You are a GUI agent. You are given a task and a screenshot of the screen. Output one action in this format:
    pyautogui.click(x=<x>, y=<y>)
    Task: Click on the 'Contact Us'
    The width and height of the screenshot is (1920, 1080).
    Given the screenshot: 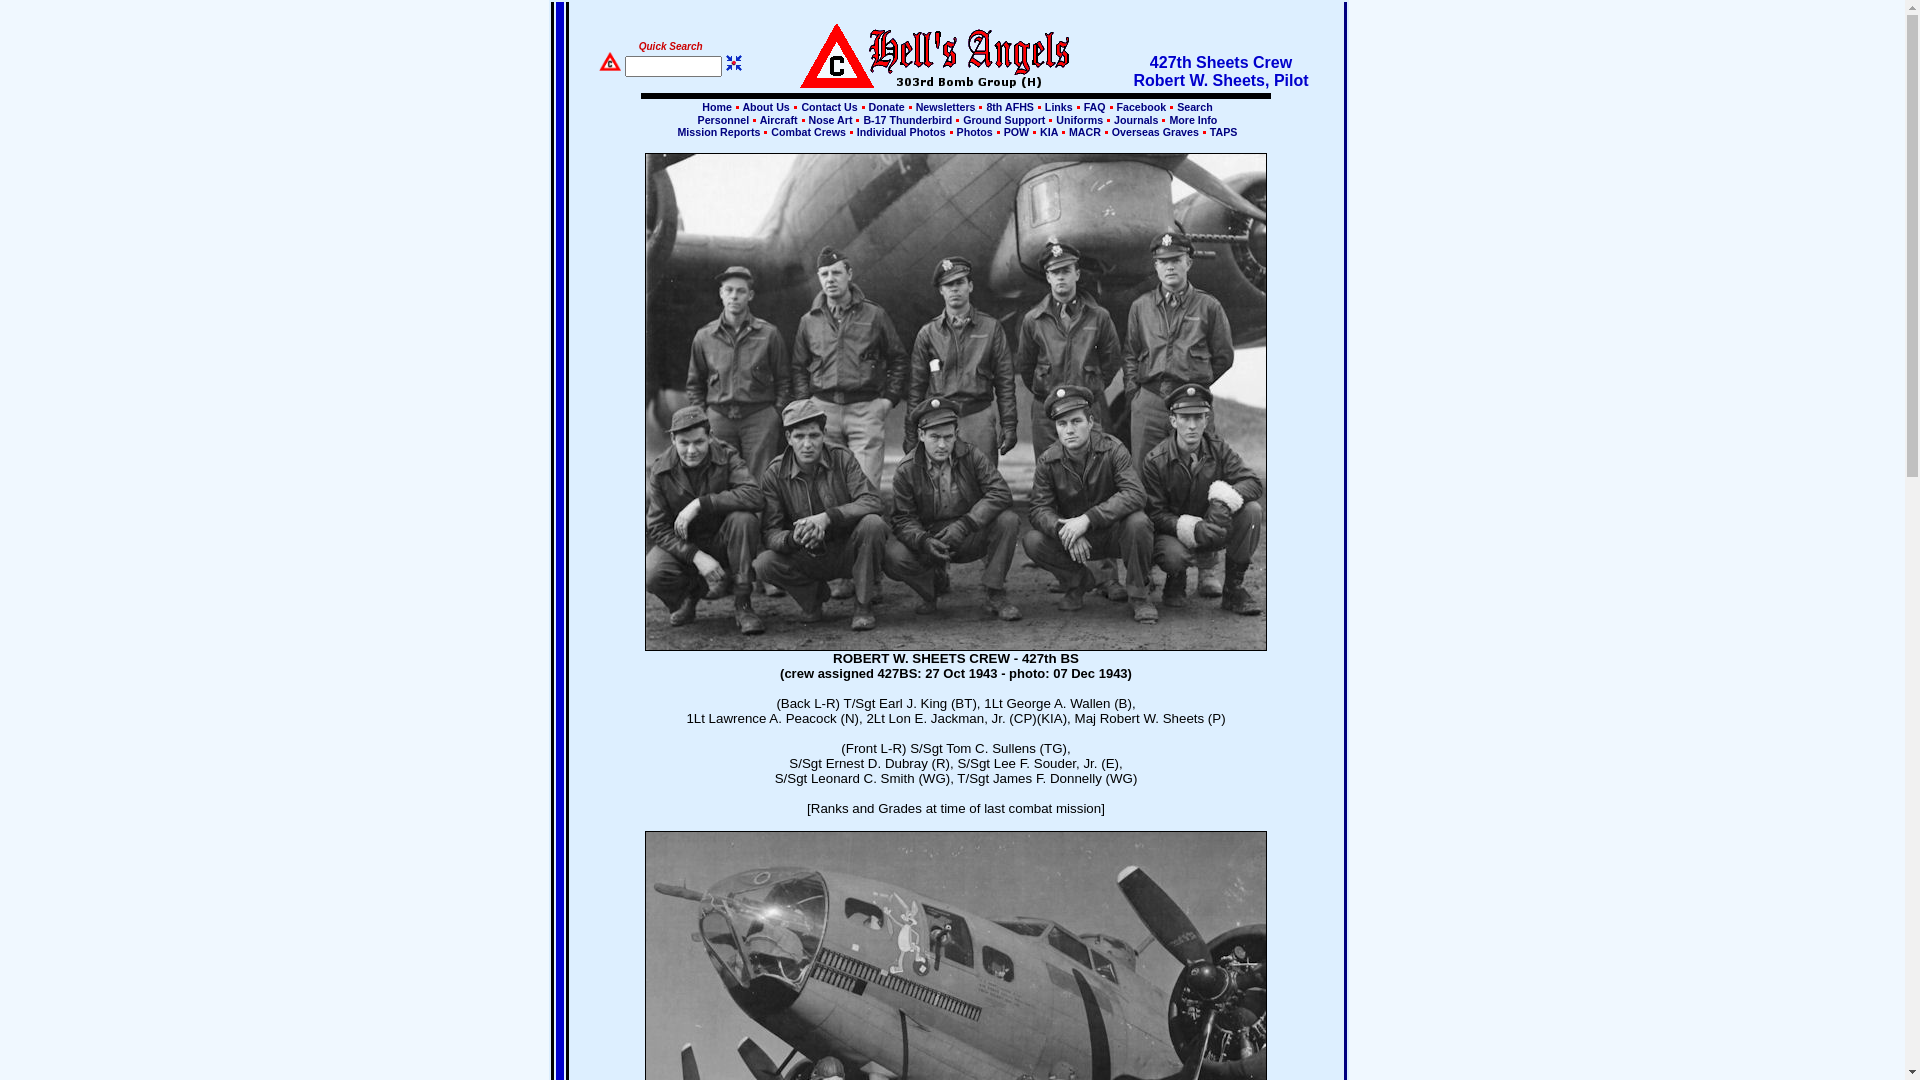 What is the action you would take?
    pyautogui.click(x=829, y=107)
    